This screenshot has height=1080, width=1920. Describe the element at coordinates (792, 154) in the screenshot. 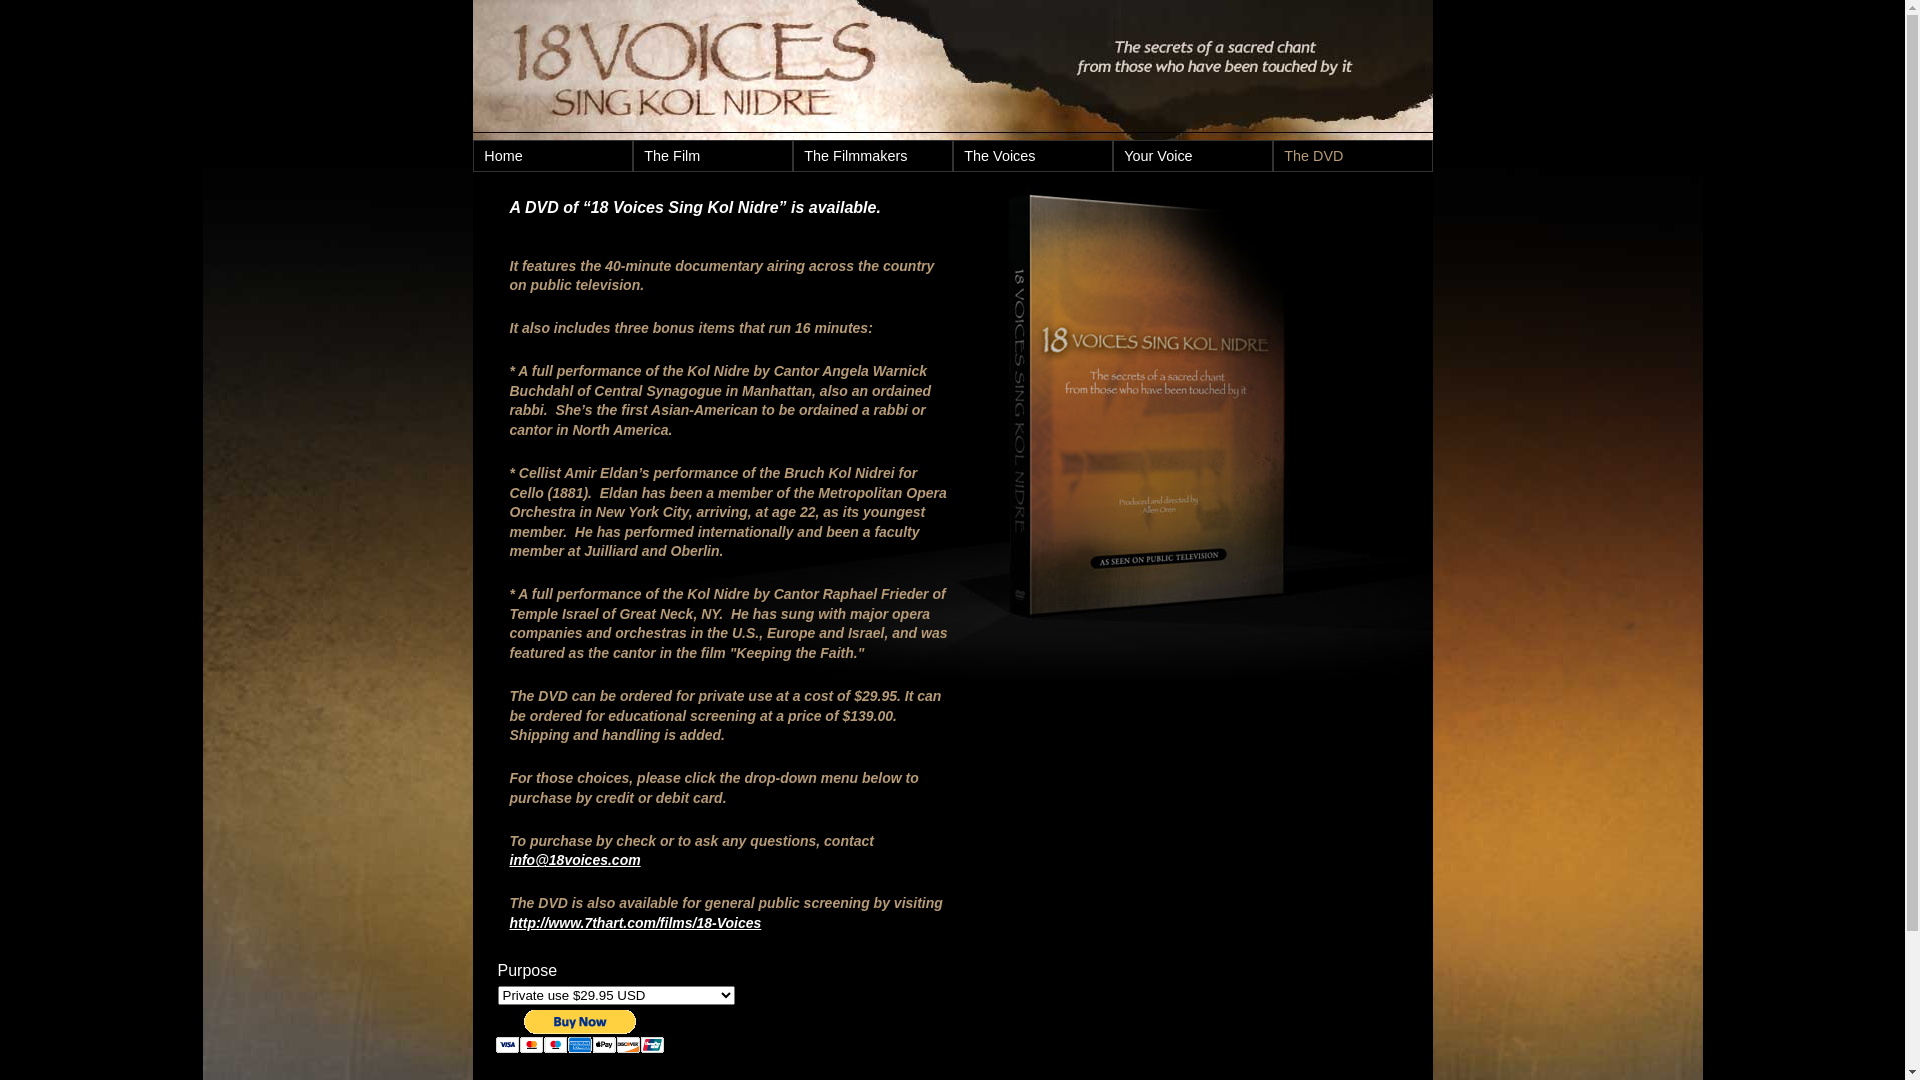

I see `'The Filmmakers'` at that location.